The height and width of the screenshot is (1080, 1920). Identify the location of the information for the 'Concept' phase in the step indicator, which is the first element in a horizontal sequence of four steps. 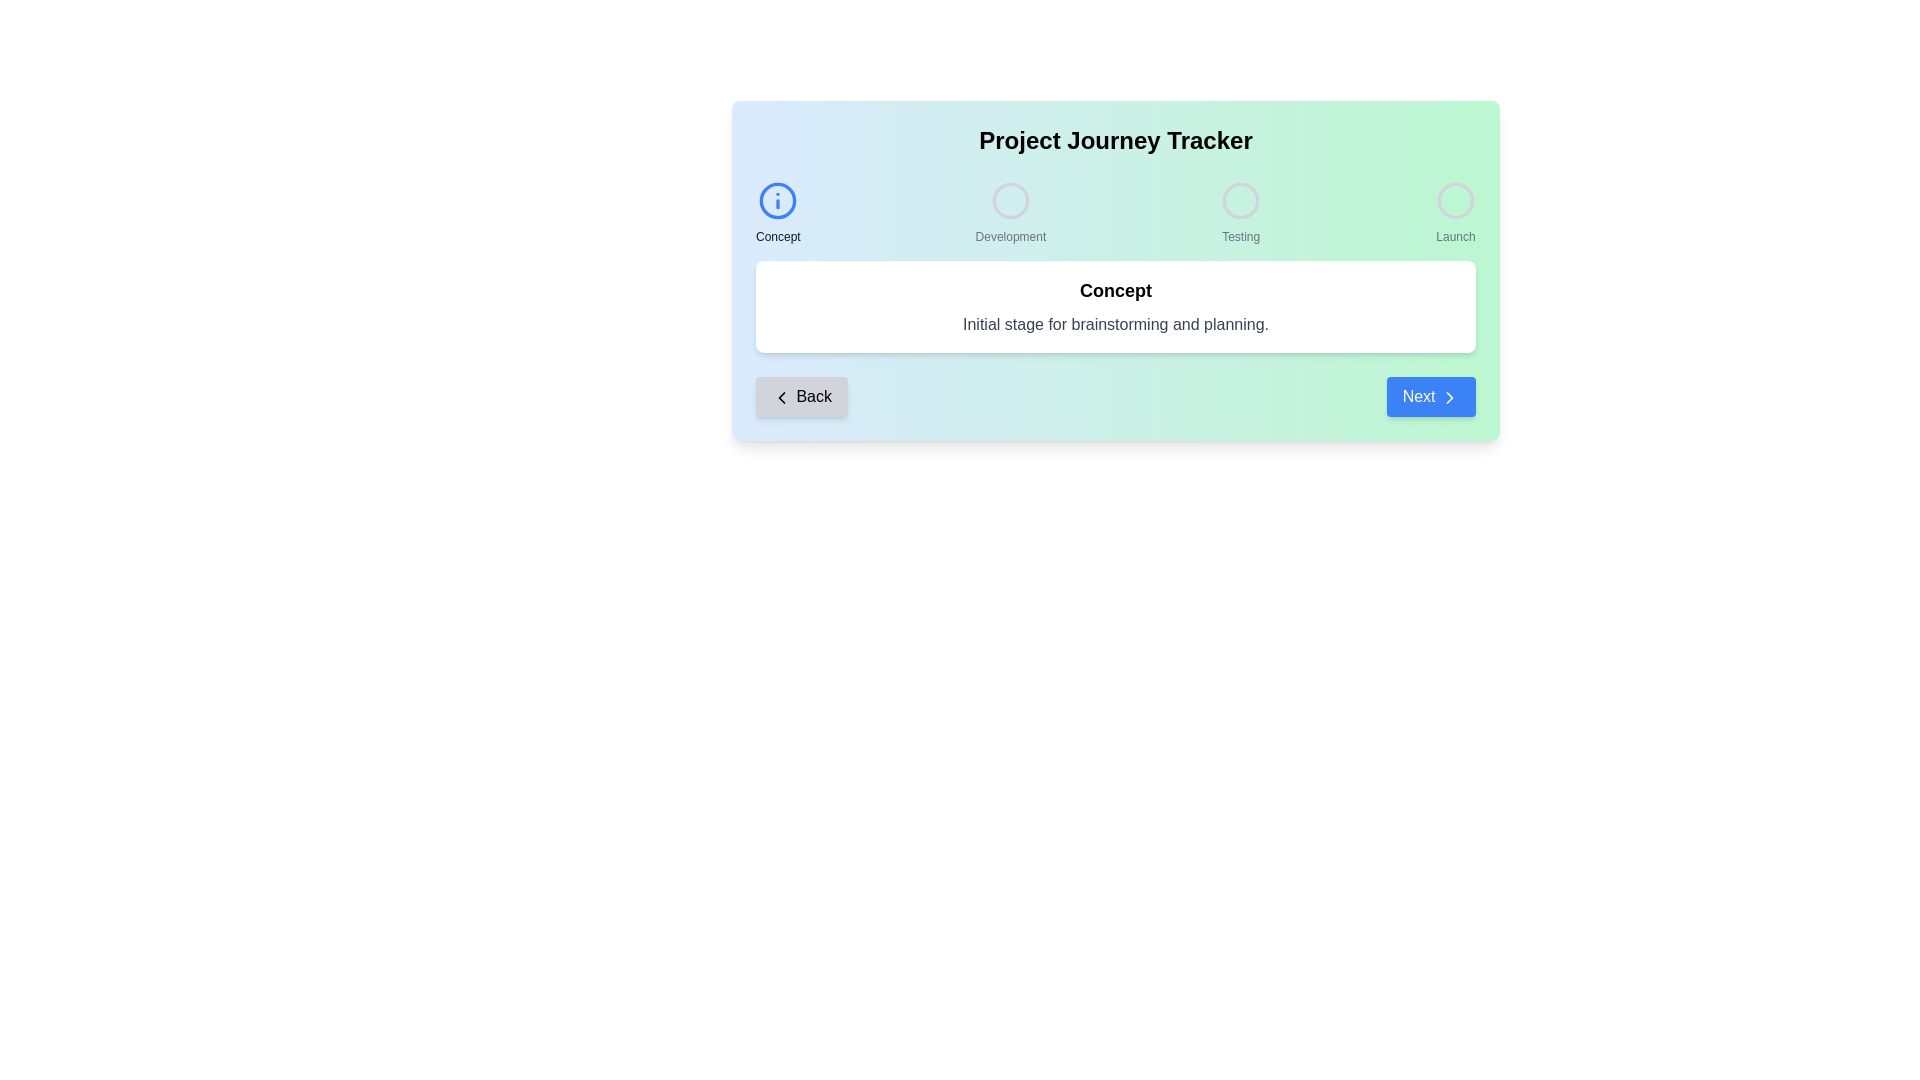
(777, 212).